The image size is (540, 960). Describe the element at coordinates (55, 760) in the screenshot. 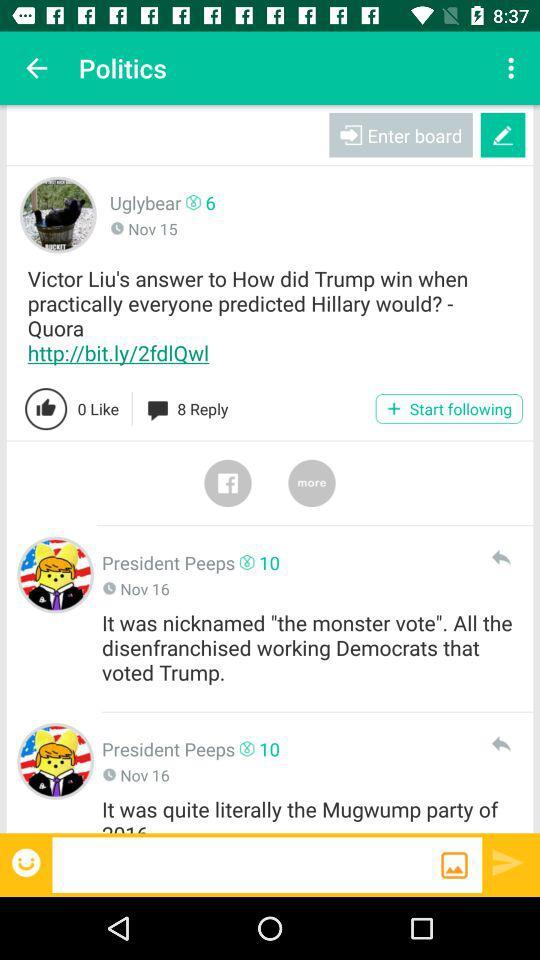

I see `profile icon` at that location.